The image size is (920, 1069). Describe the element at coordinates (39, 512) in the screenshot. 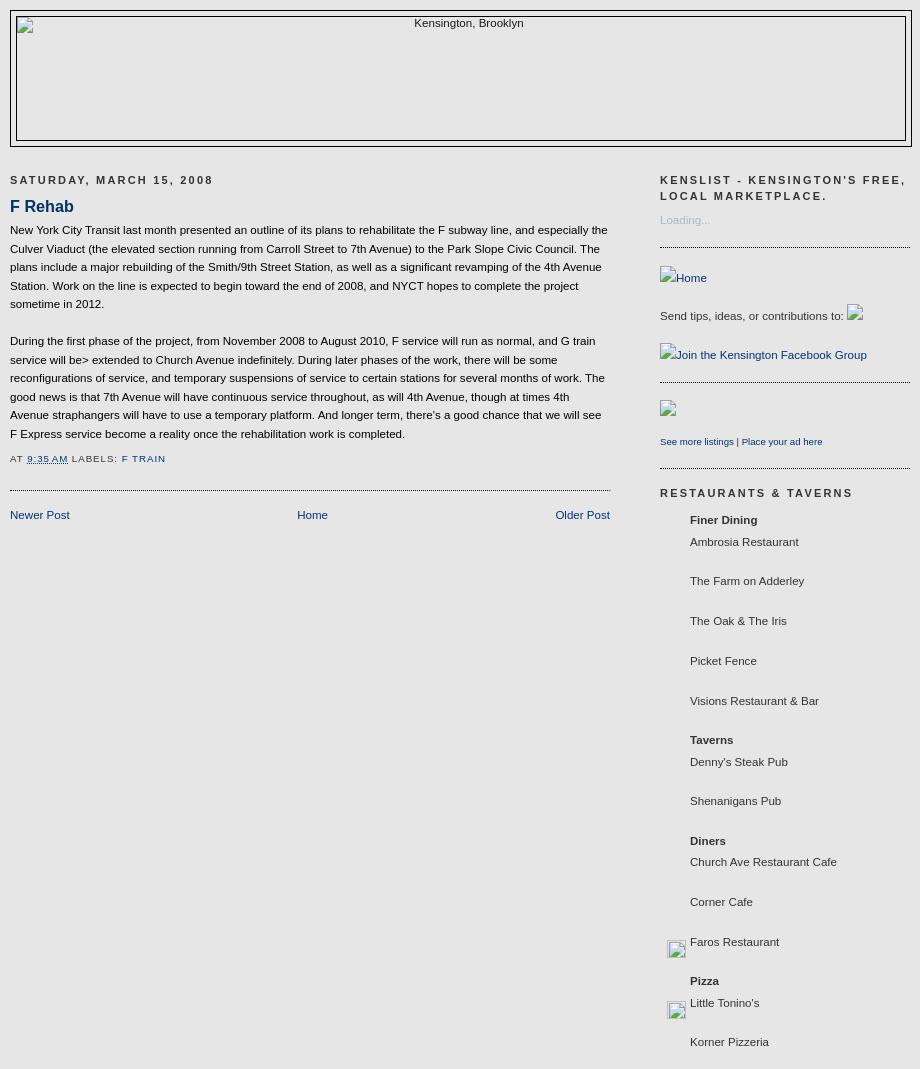

I see `'Newer Post'` at that location.